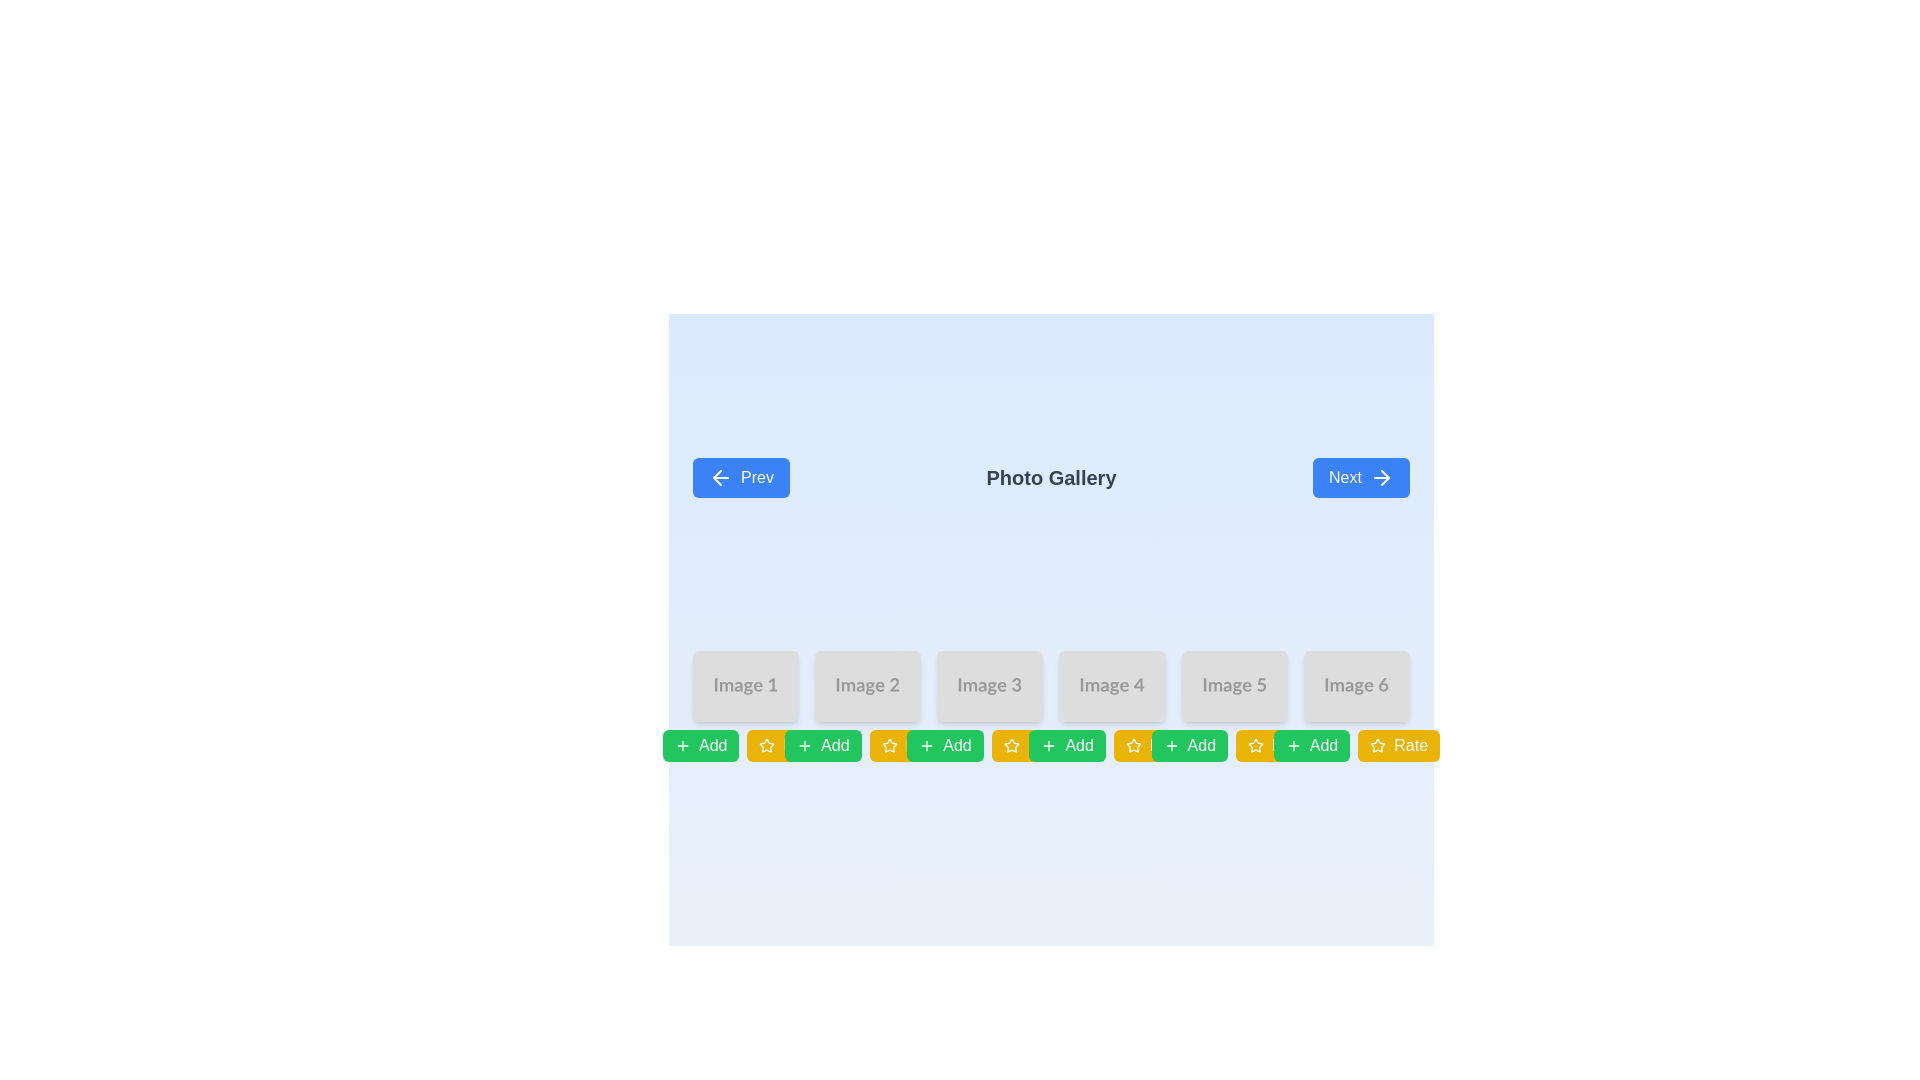 This screenshot has width=1920, height=1080. Describe the element at coordinates (682, 745) in the screenshot. I see `the 'Add' button icon located beneath 'Image 1'` at that location.